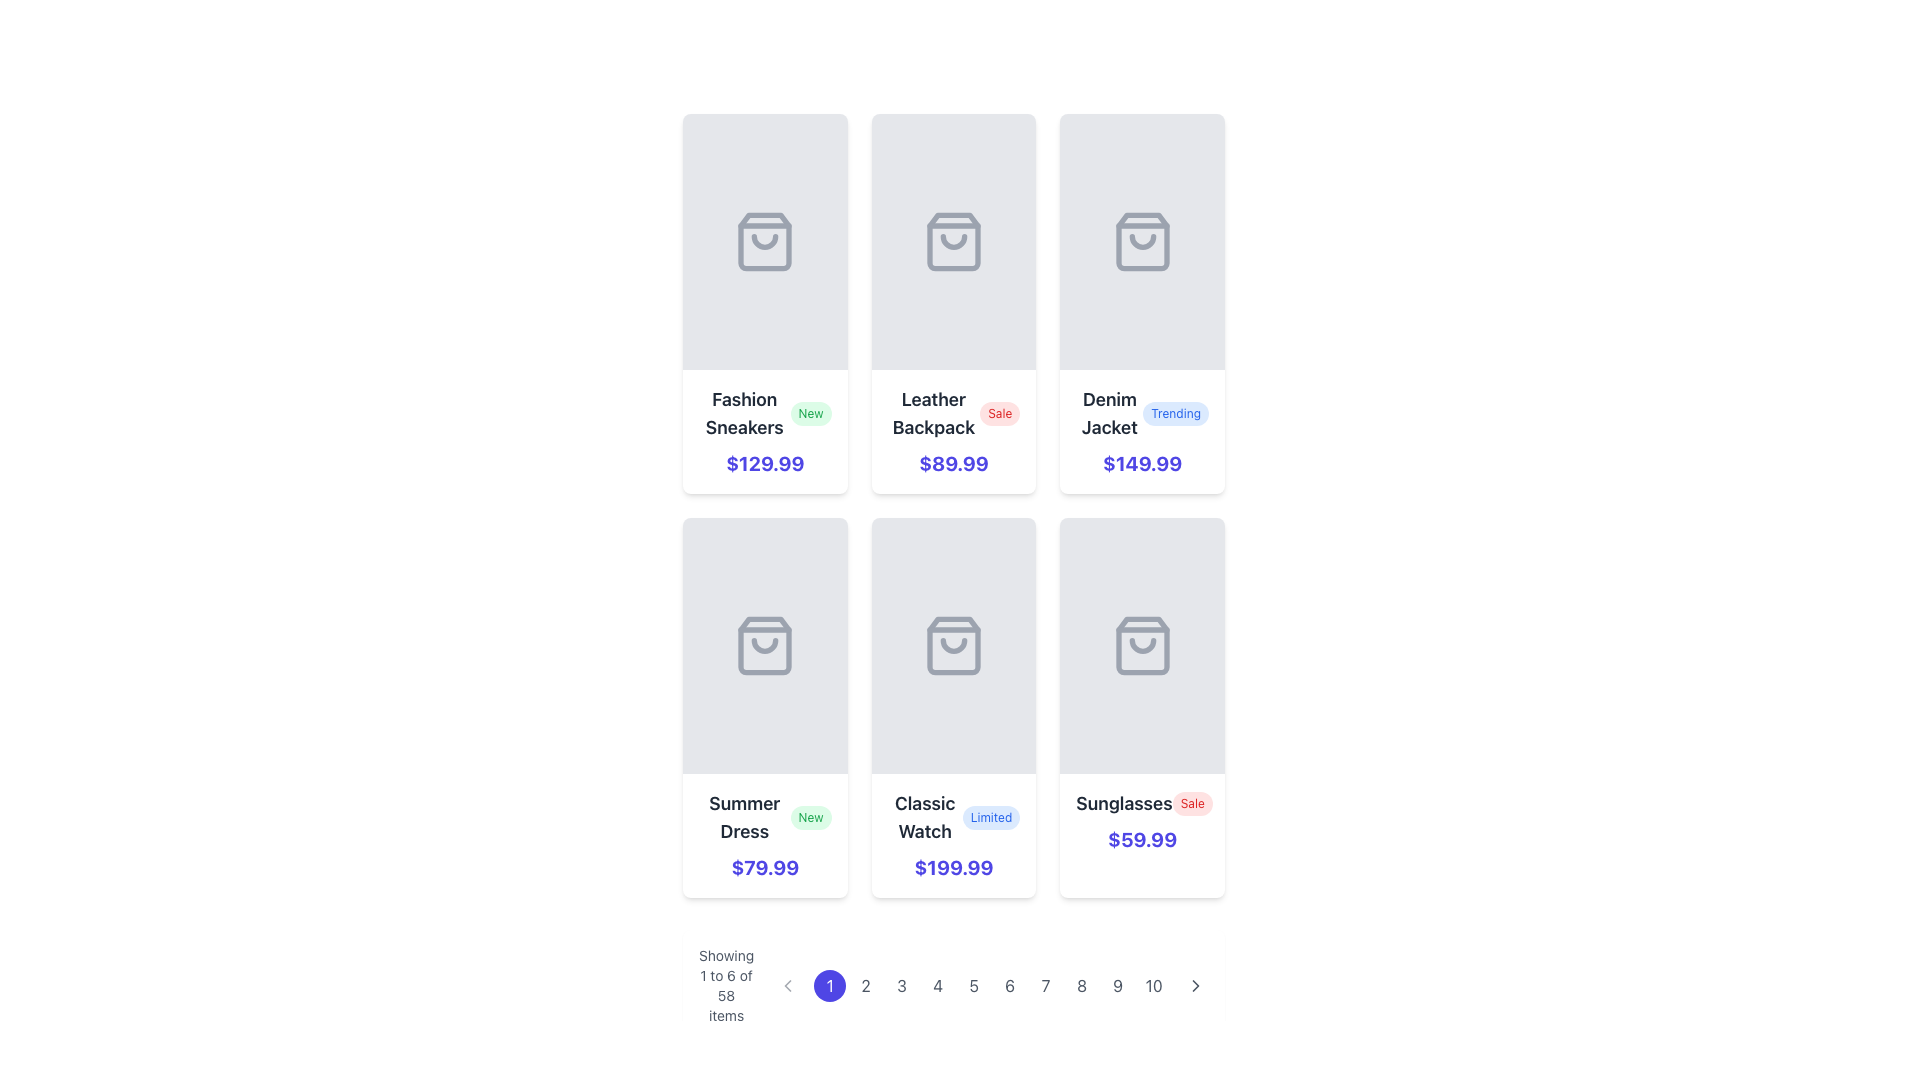  Describe the element at coordinates (1142, 241) in the screenshot. I see `the gray shopping bag icon located at the center of the upper section of the third card representing the 'Denim Jacket' product` at that location.